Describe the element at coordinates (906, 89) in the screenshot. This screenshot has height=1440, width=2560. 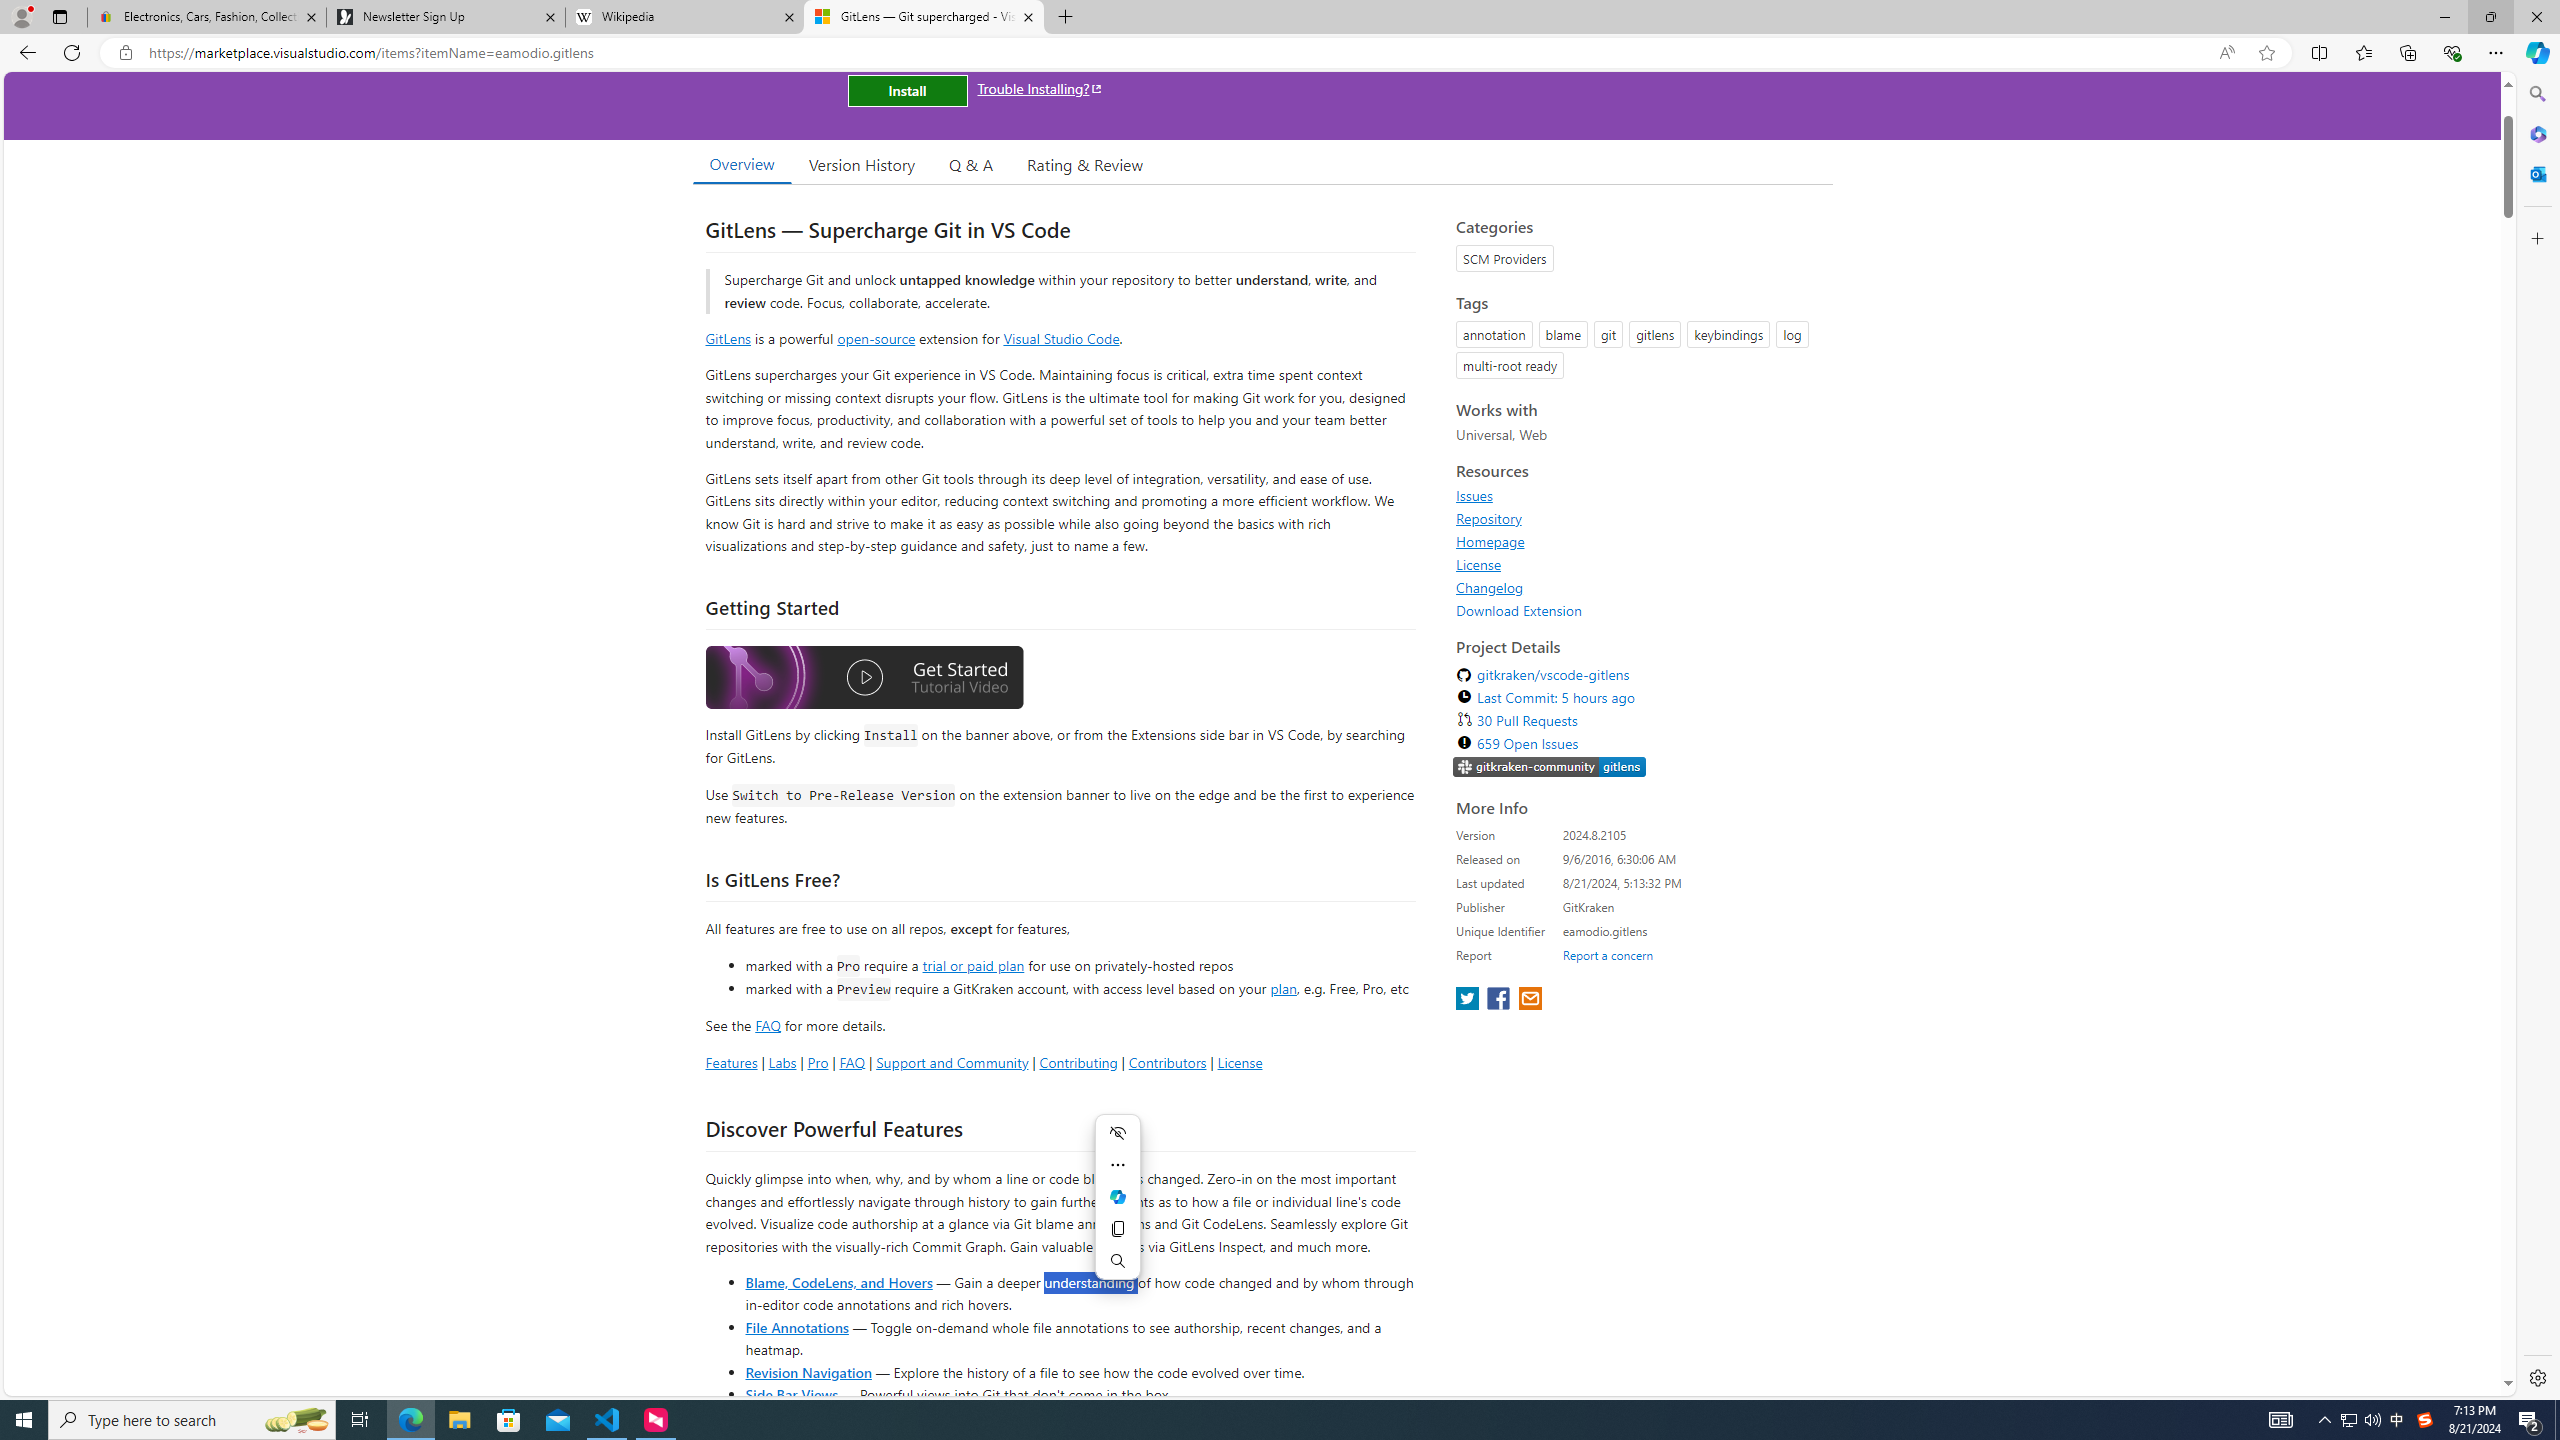
I see `'Install'` at that location.